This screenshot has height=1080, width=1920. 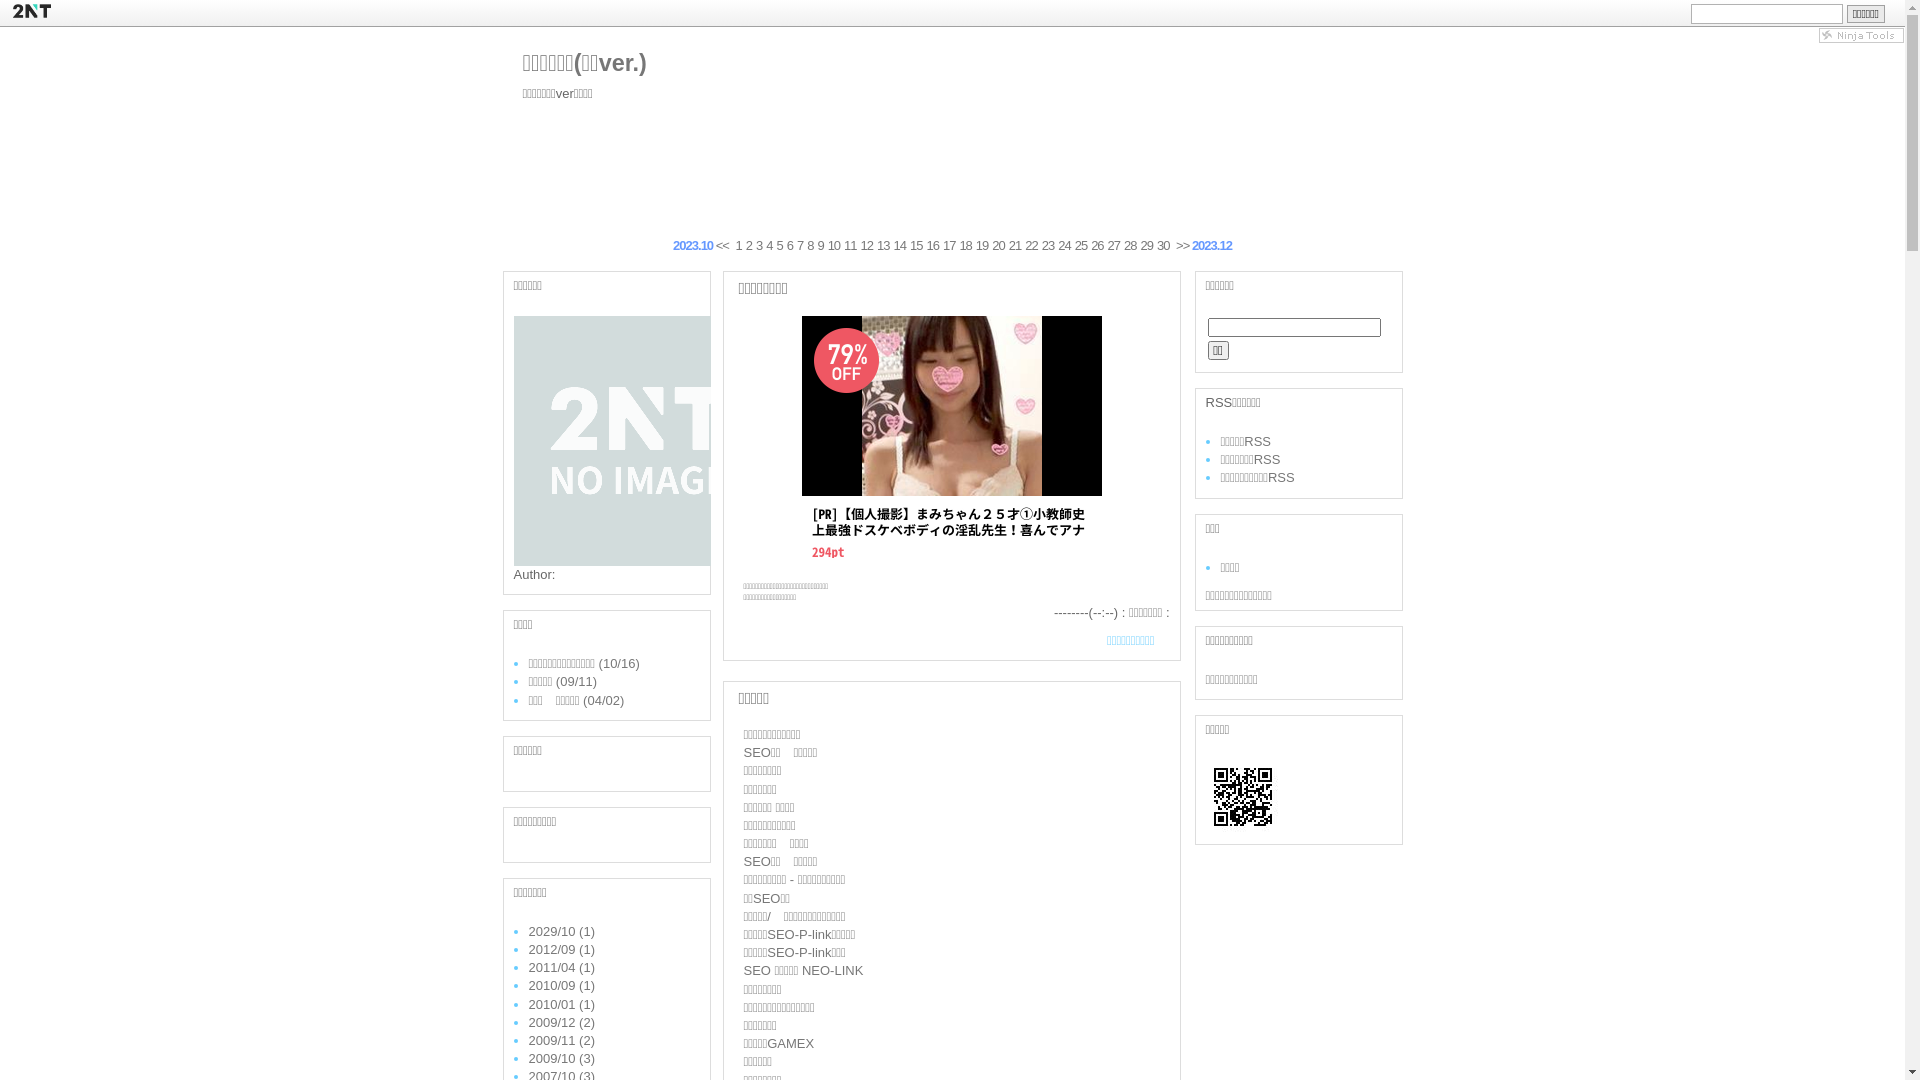 I want to click on '2029/10 (1)', so click(x=528, y=931).